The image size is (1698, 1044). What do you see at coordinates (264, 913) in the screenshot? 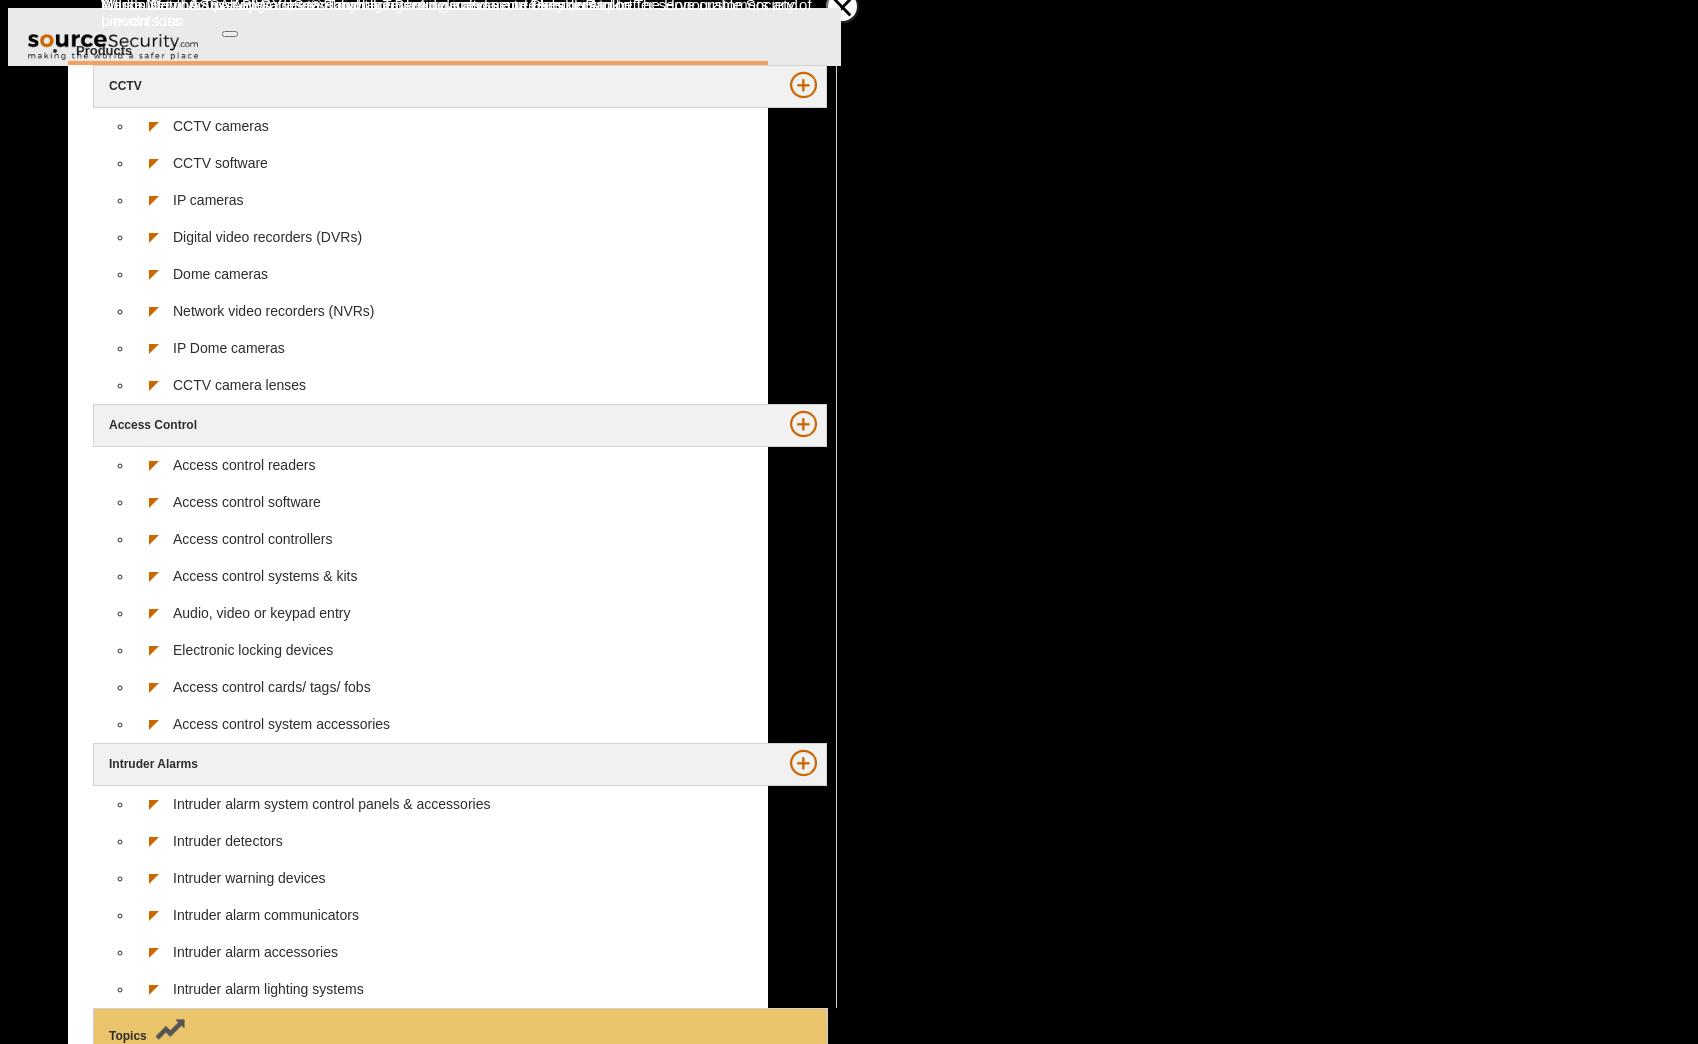
I see `'Intruder alarm communicators'` at bounding box center [264, 913].